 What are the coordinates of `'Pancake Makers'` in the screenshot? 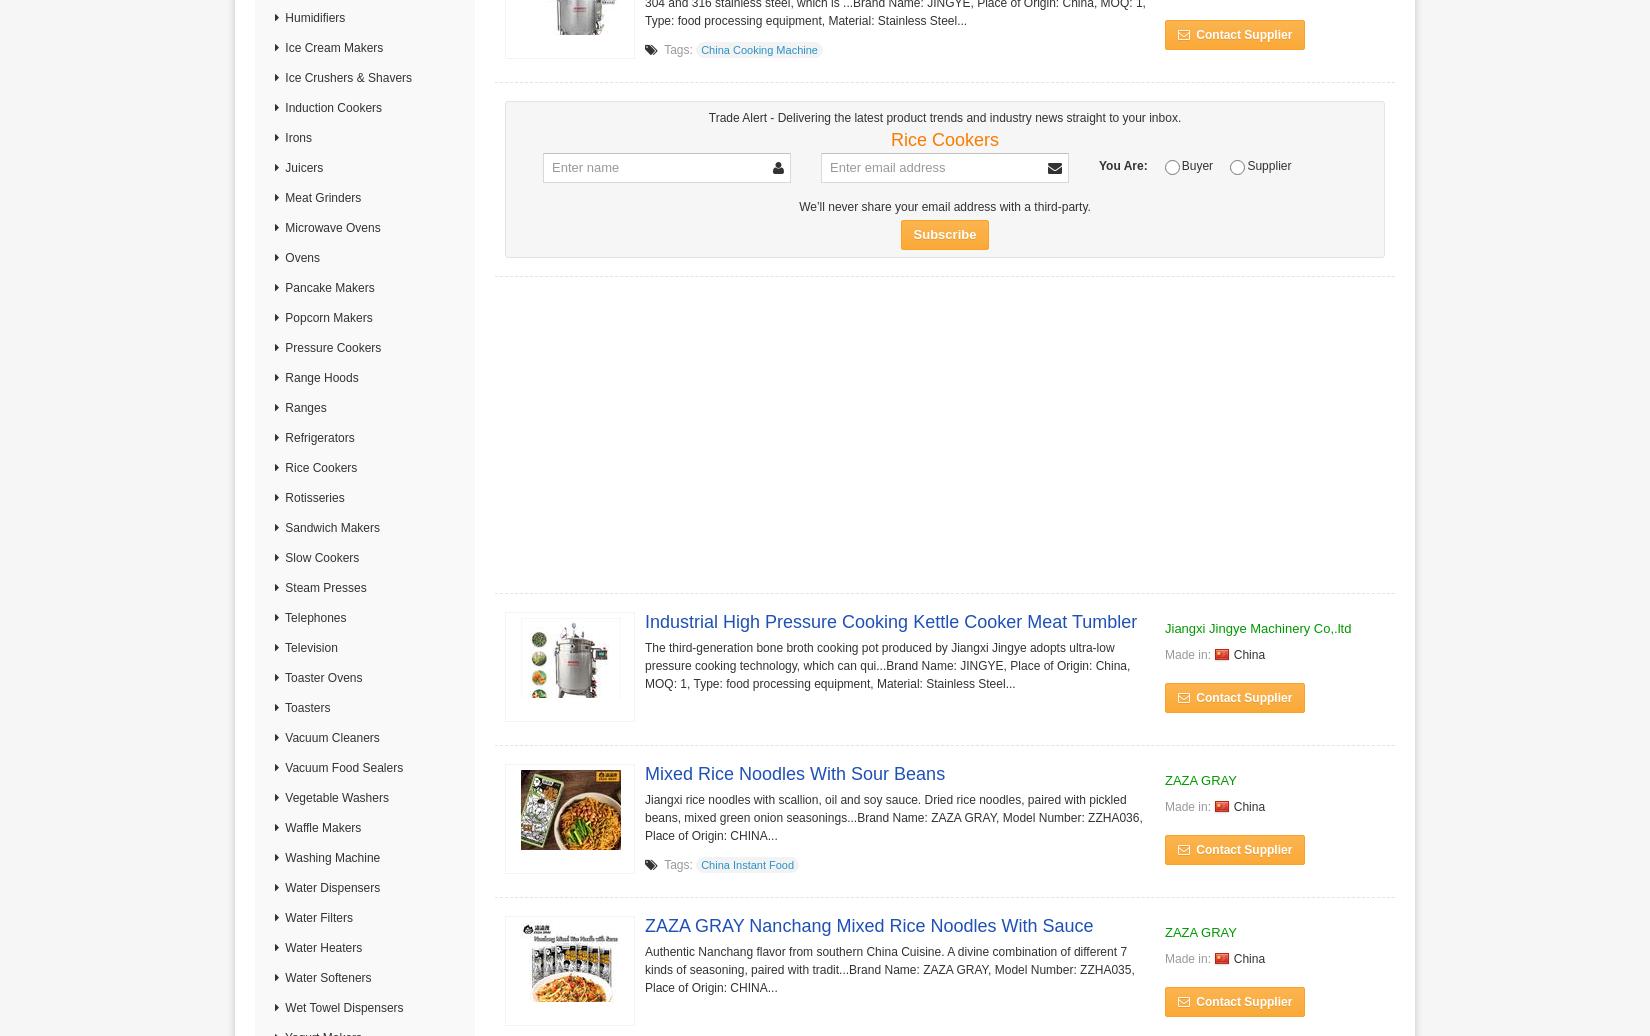 It's located at (328, 288).